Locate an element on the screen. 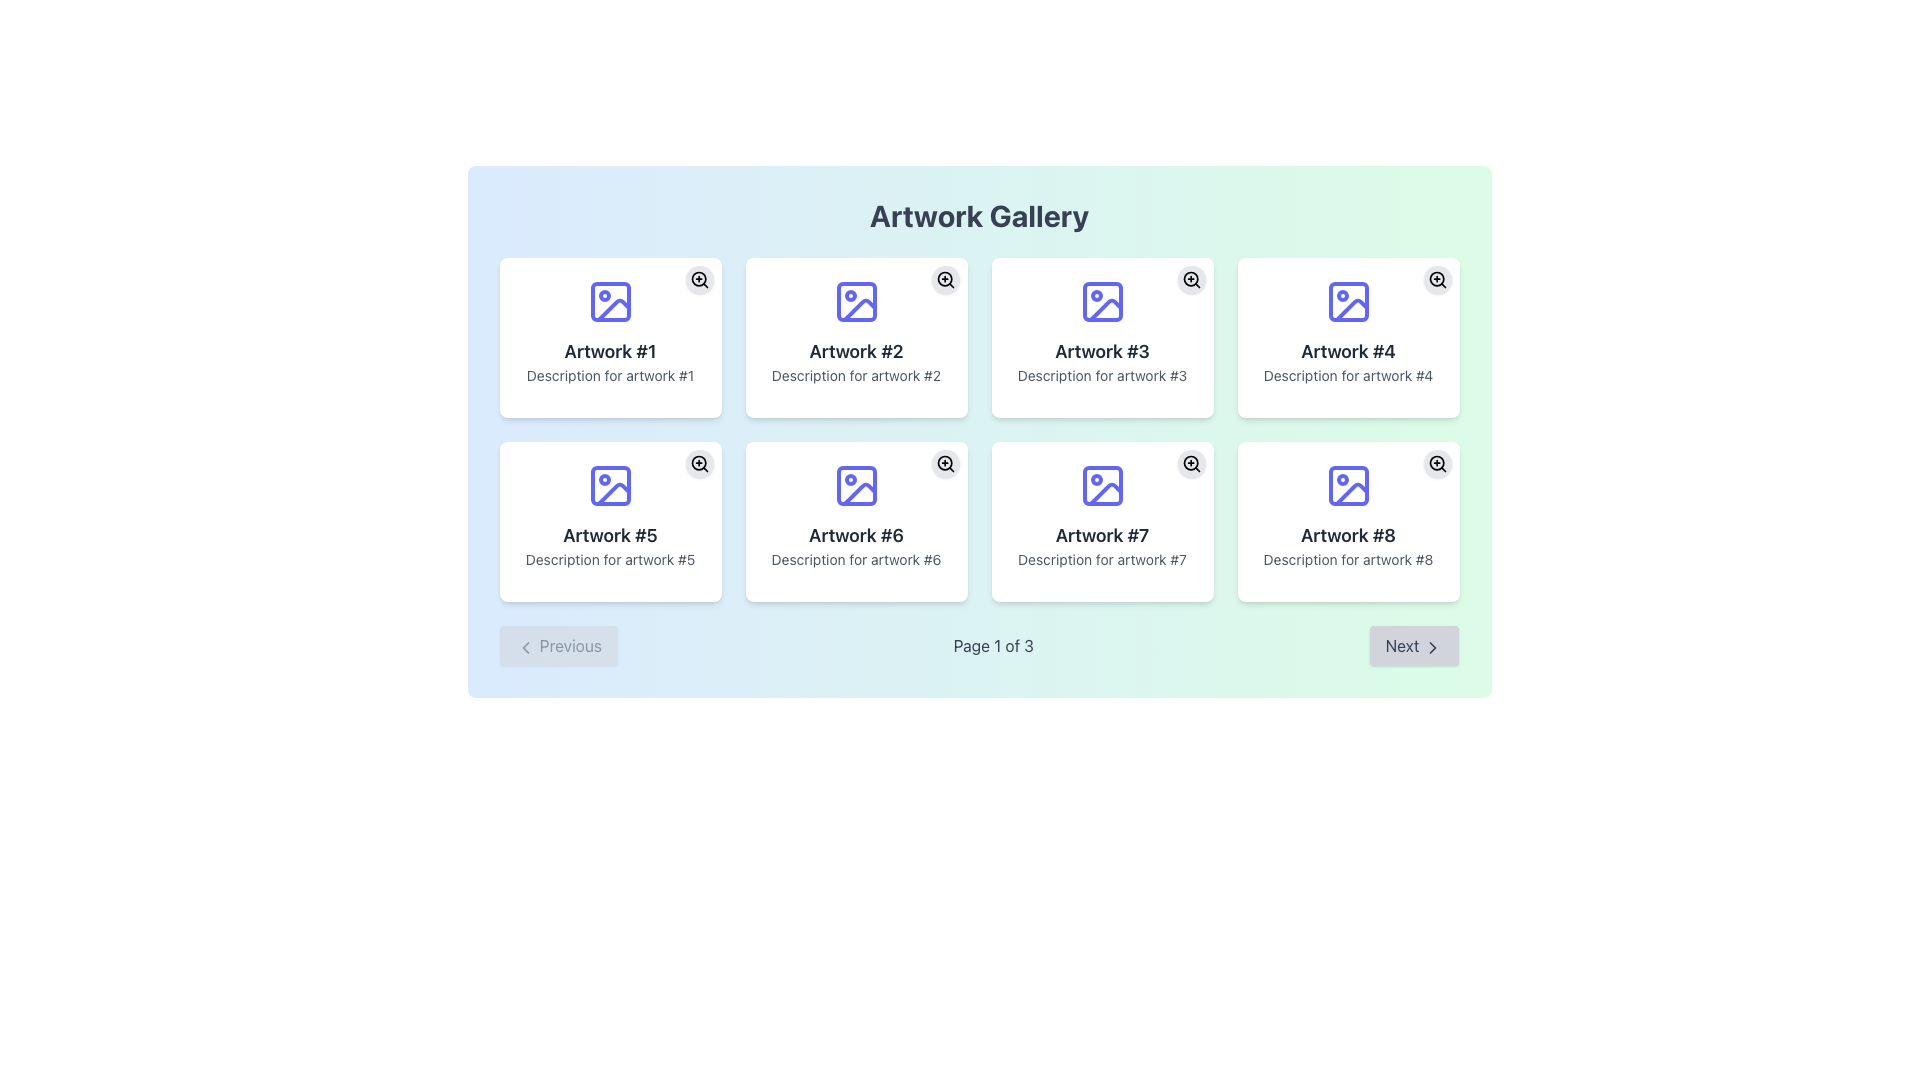  the small circular SVG shape located within the magnifying glass icon on the top-right corner of the 'Artwork #1' card is located at coordinates (698, 279).